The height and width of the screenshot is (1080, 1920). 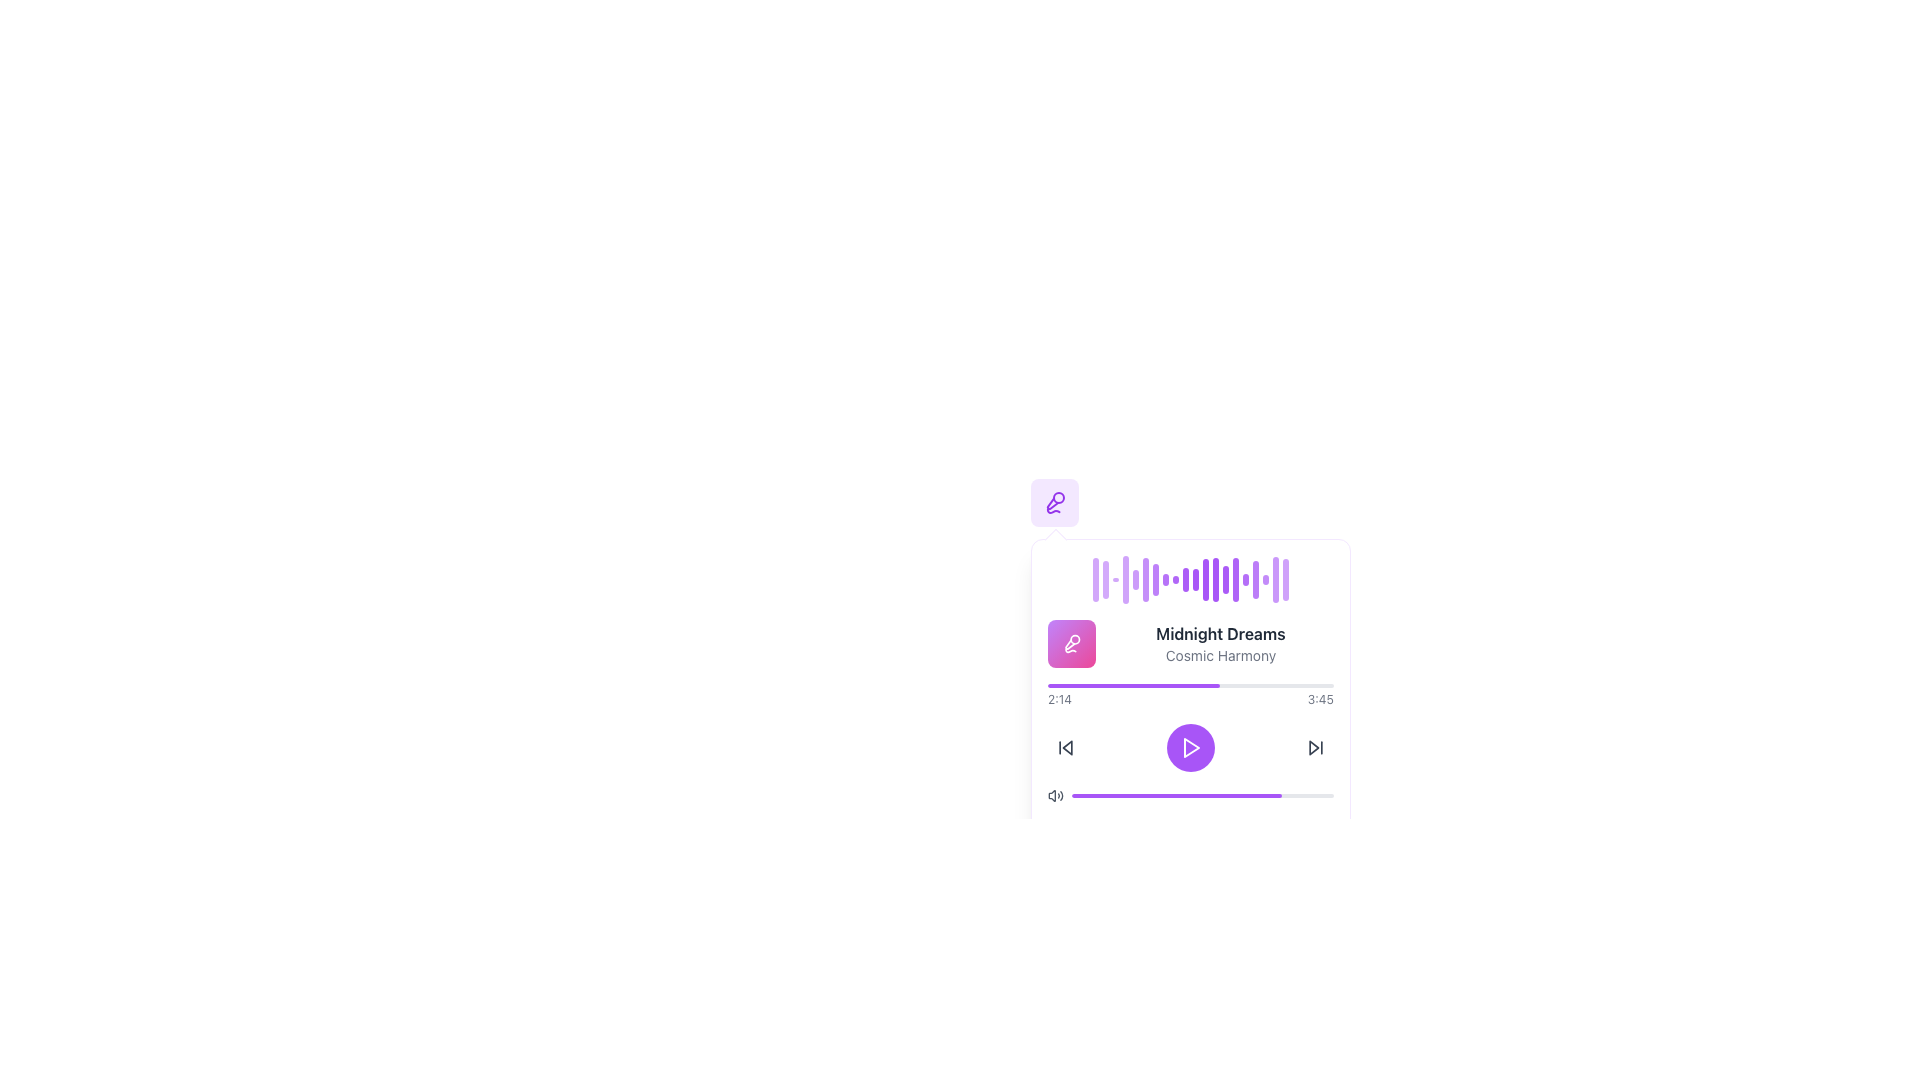 I want to click on the progress, so click(x=1179, y=794).